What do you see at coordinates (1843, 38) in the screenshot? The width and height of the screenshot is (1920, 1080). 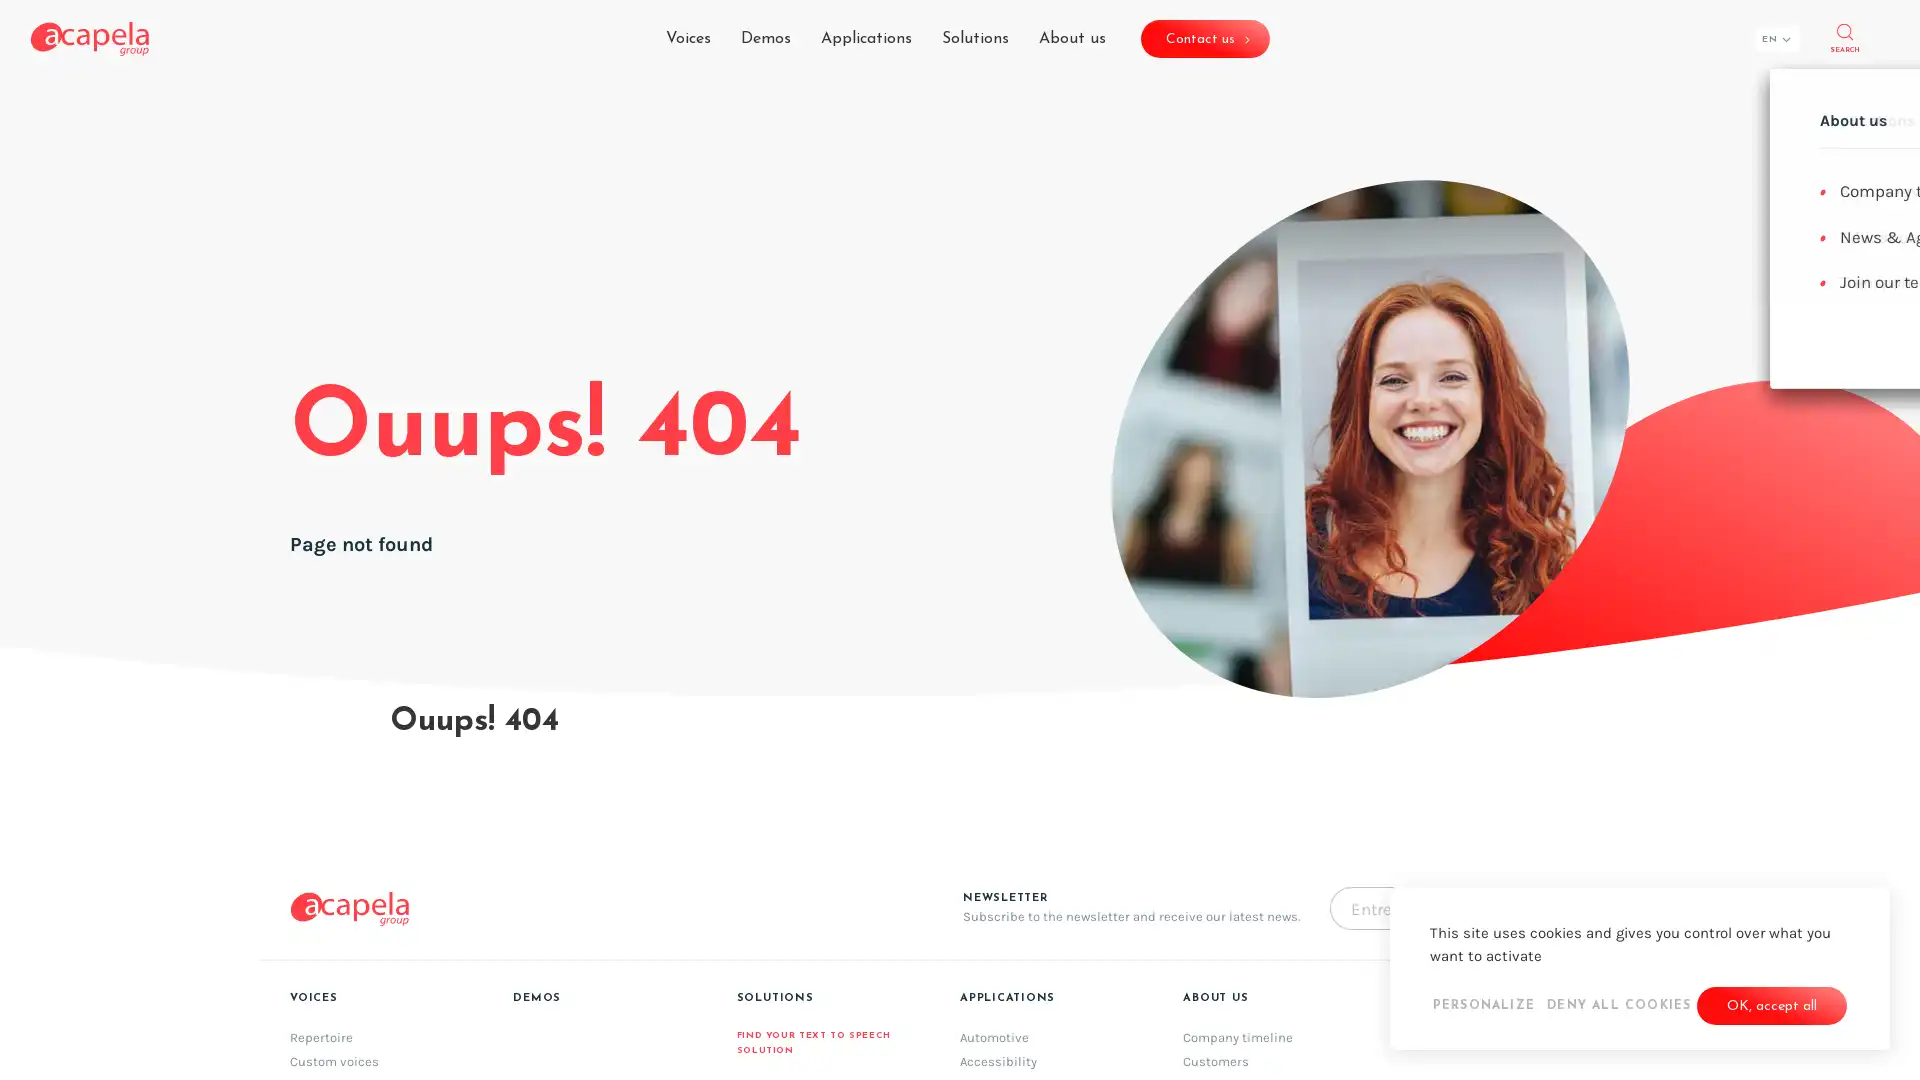 I see `SEARCH  CLOSE` at bounding box center [1843, 38].